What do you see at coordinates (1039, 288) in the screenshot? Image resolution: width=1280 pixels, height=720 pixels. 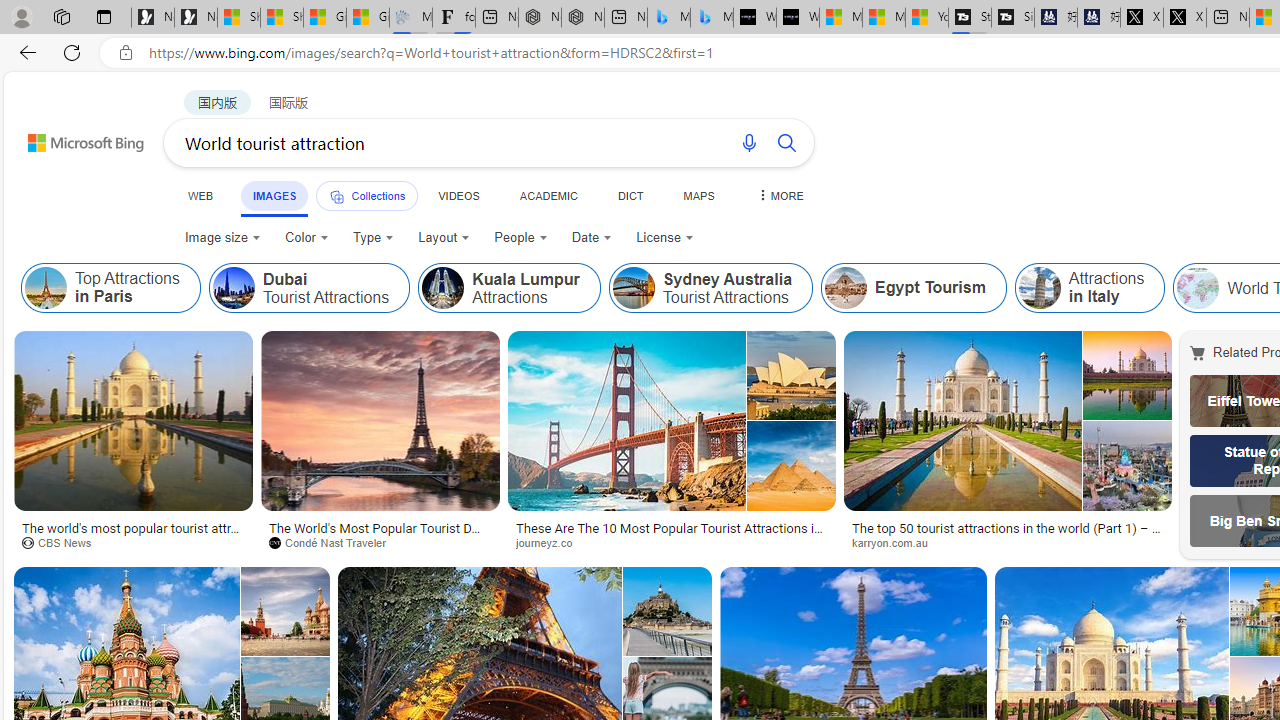 I see `'Attractions in Italy'` at bounding box center [1039, 288].